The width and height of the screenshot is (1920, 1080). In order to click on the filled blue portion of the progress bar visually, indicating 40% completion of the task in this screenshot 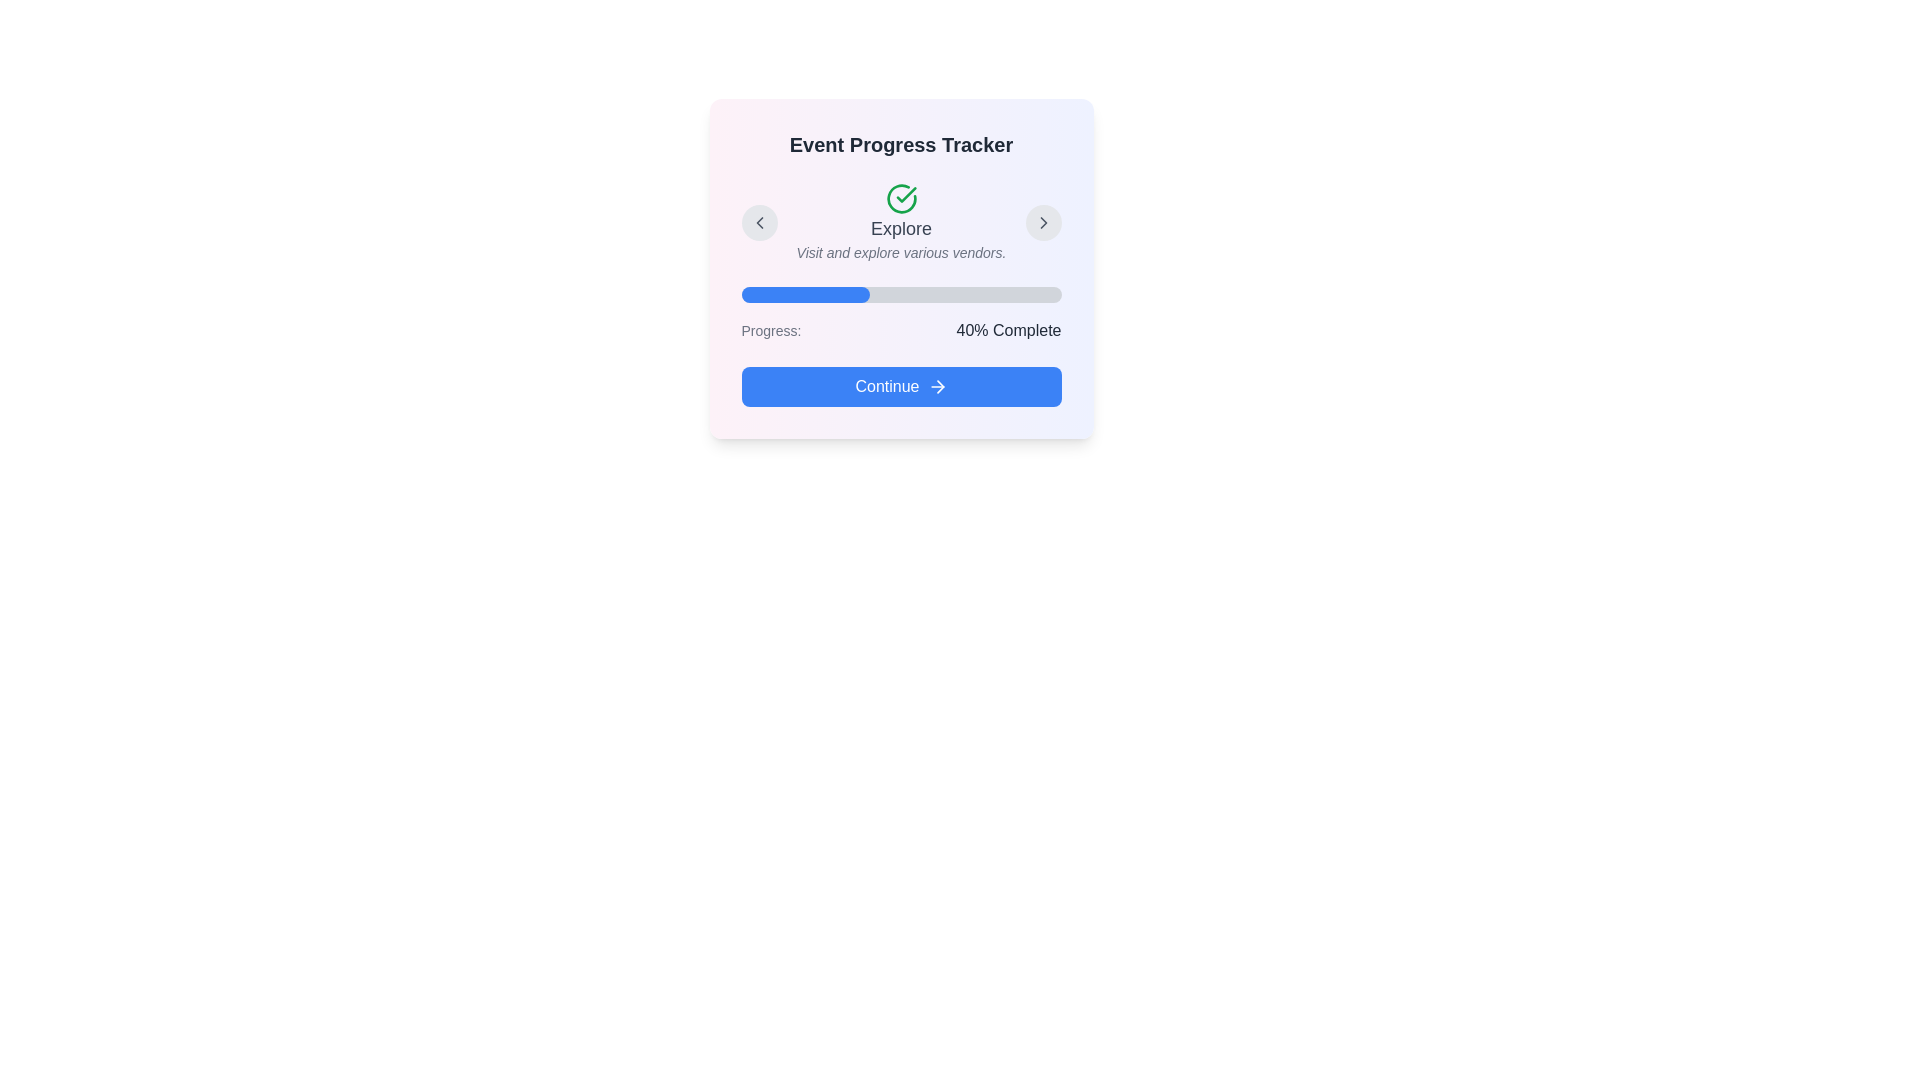, I will do `click(805, 294)`.